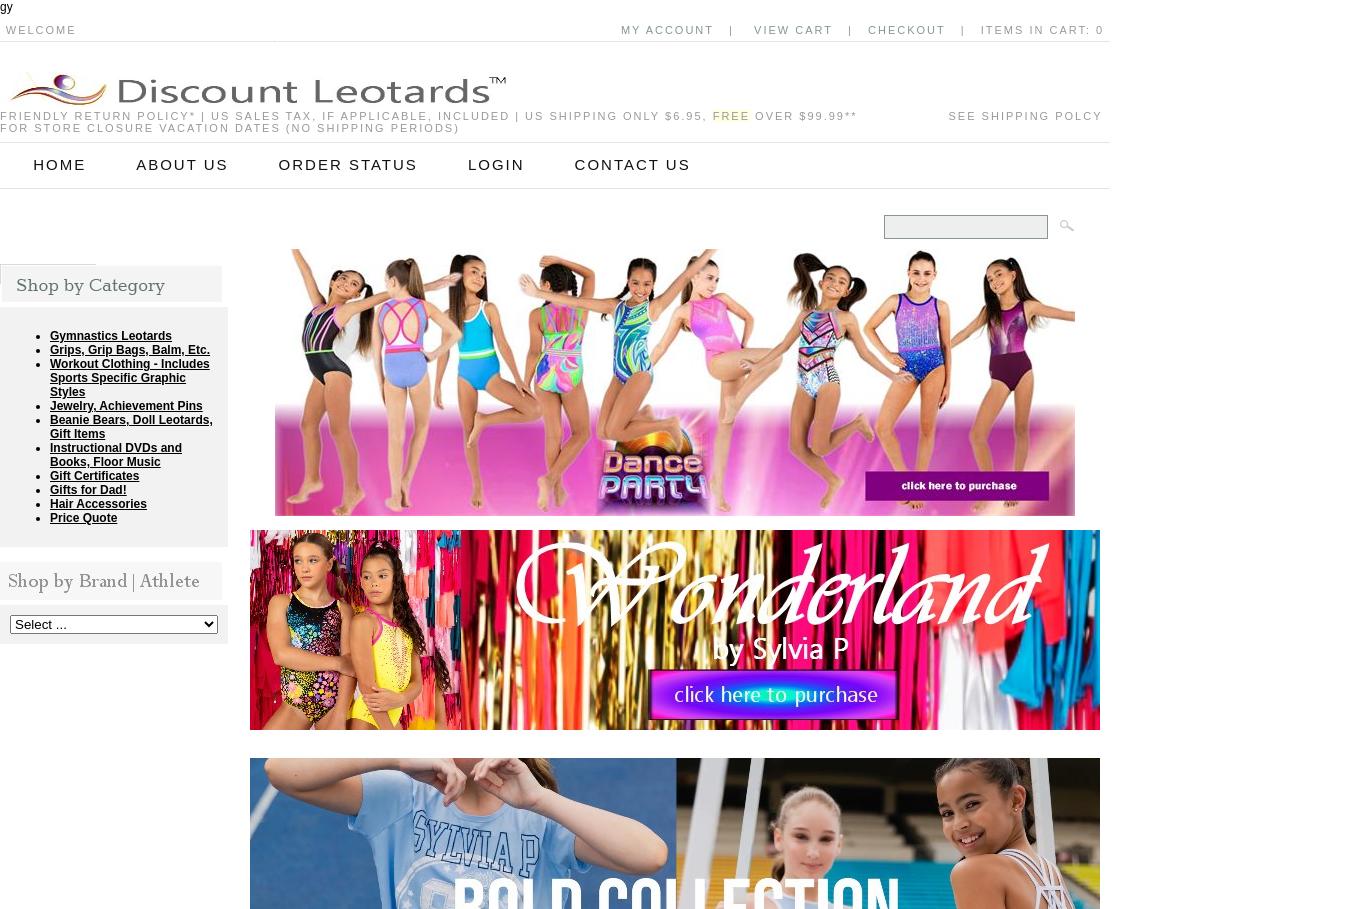 The height and width of the screenshot is (909, 1366). What do you see at coordinates (129, 349) in the screenshot?
I see `'Grips, Grip Bags, Balm, Etc.'` at bounding box center [129, 349].